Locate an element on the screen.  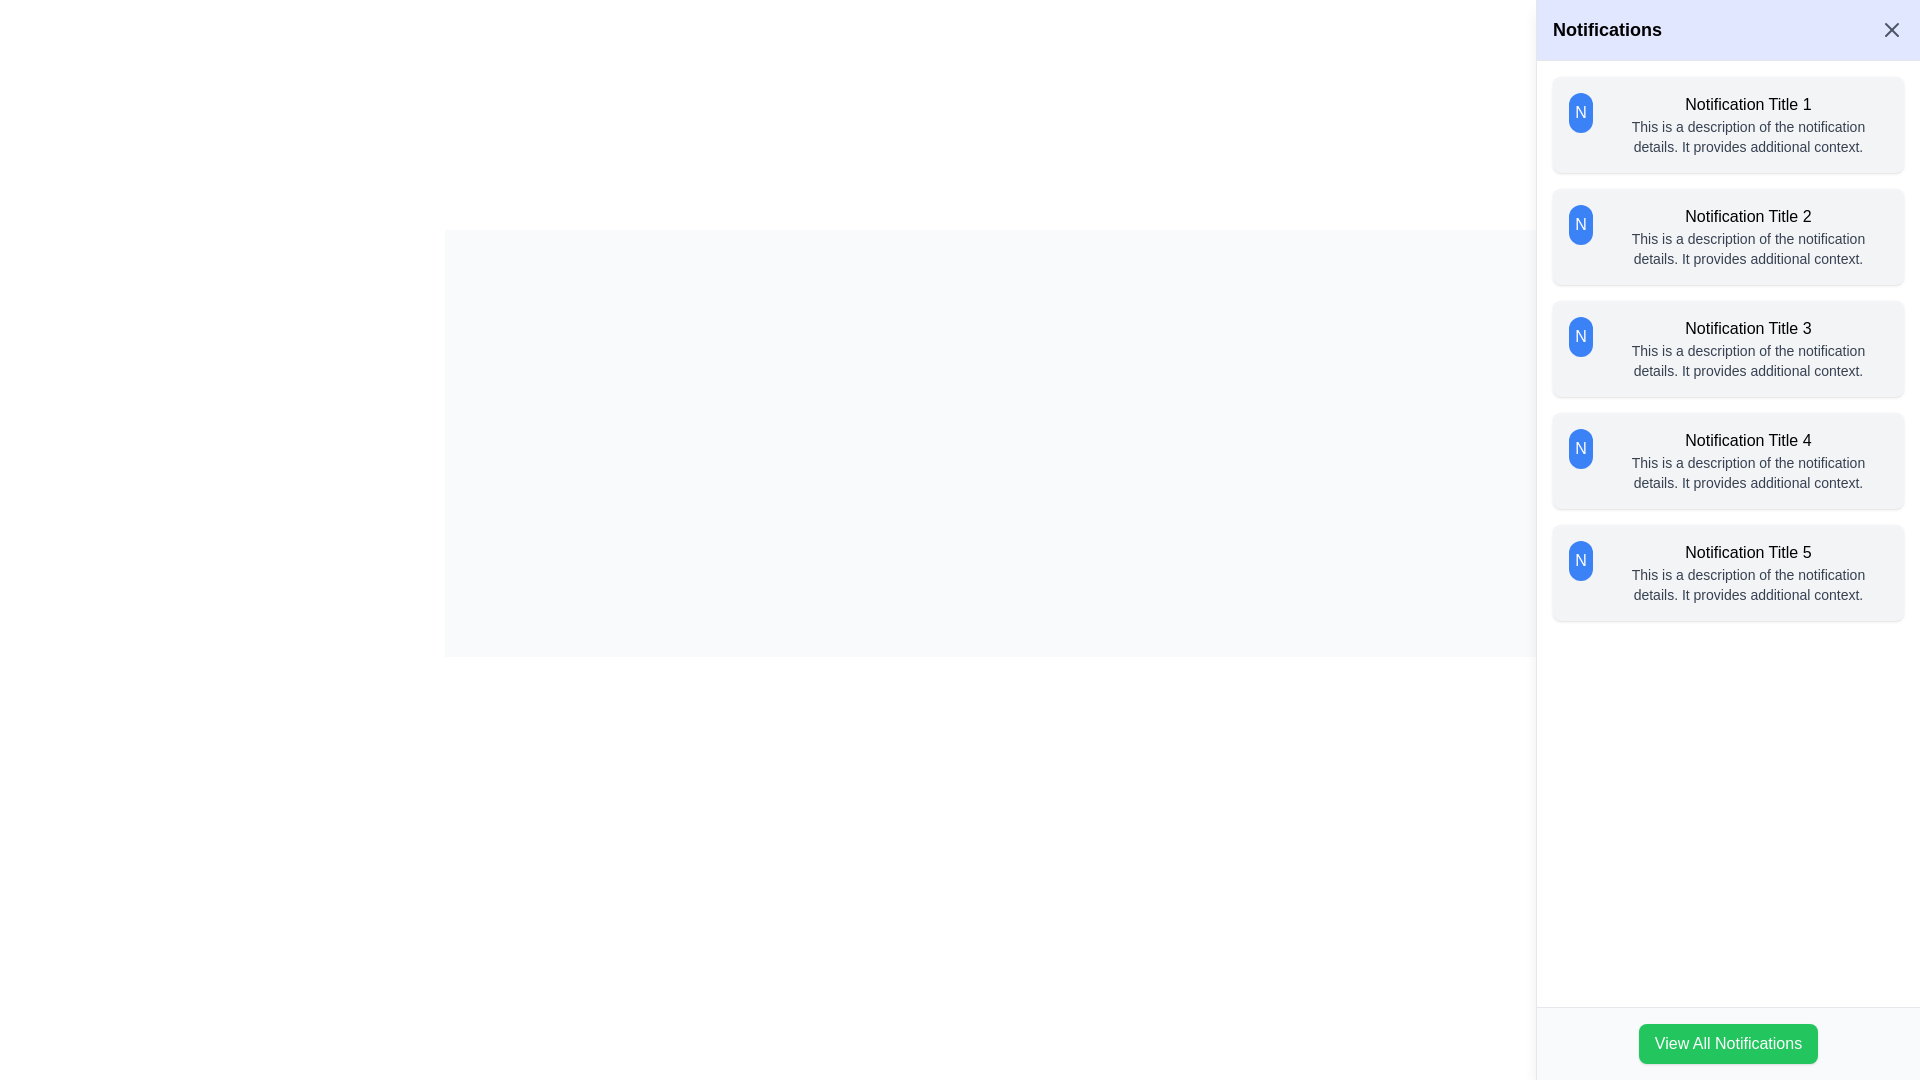
the Text content block in the notifications panel that contains a title and description, located in the fourth position from the top, with a light-gray background and a circular blue icon with a white letter 'N' on the left is located at coordinates (1747, 461).